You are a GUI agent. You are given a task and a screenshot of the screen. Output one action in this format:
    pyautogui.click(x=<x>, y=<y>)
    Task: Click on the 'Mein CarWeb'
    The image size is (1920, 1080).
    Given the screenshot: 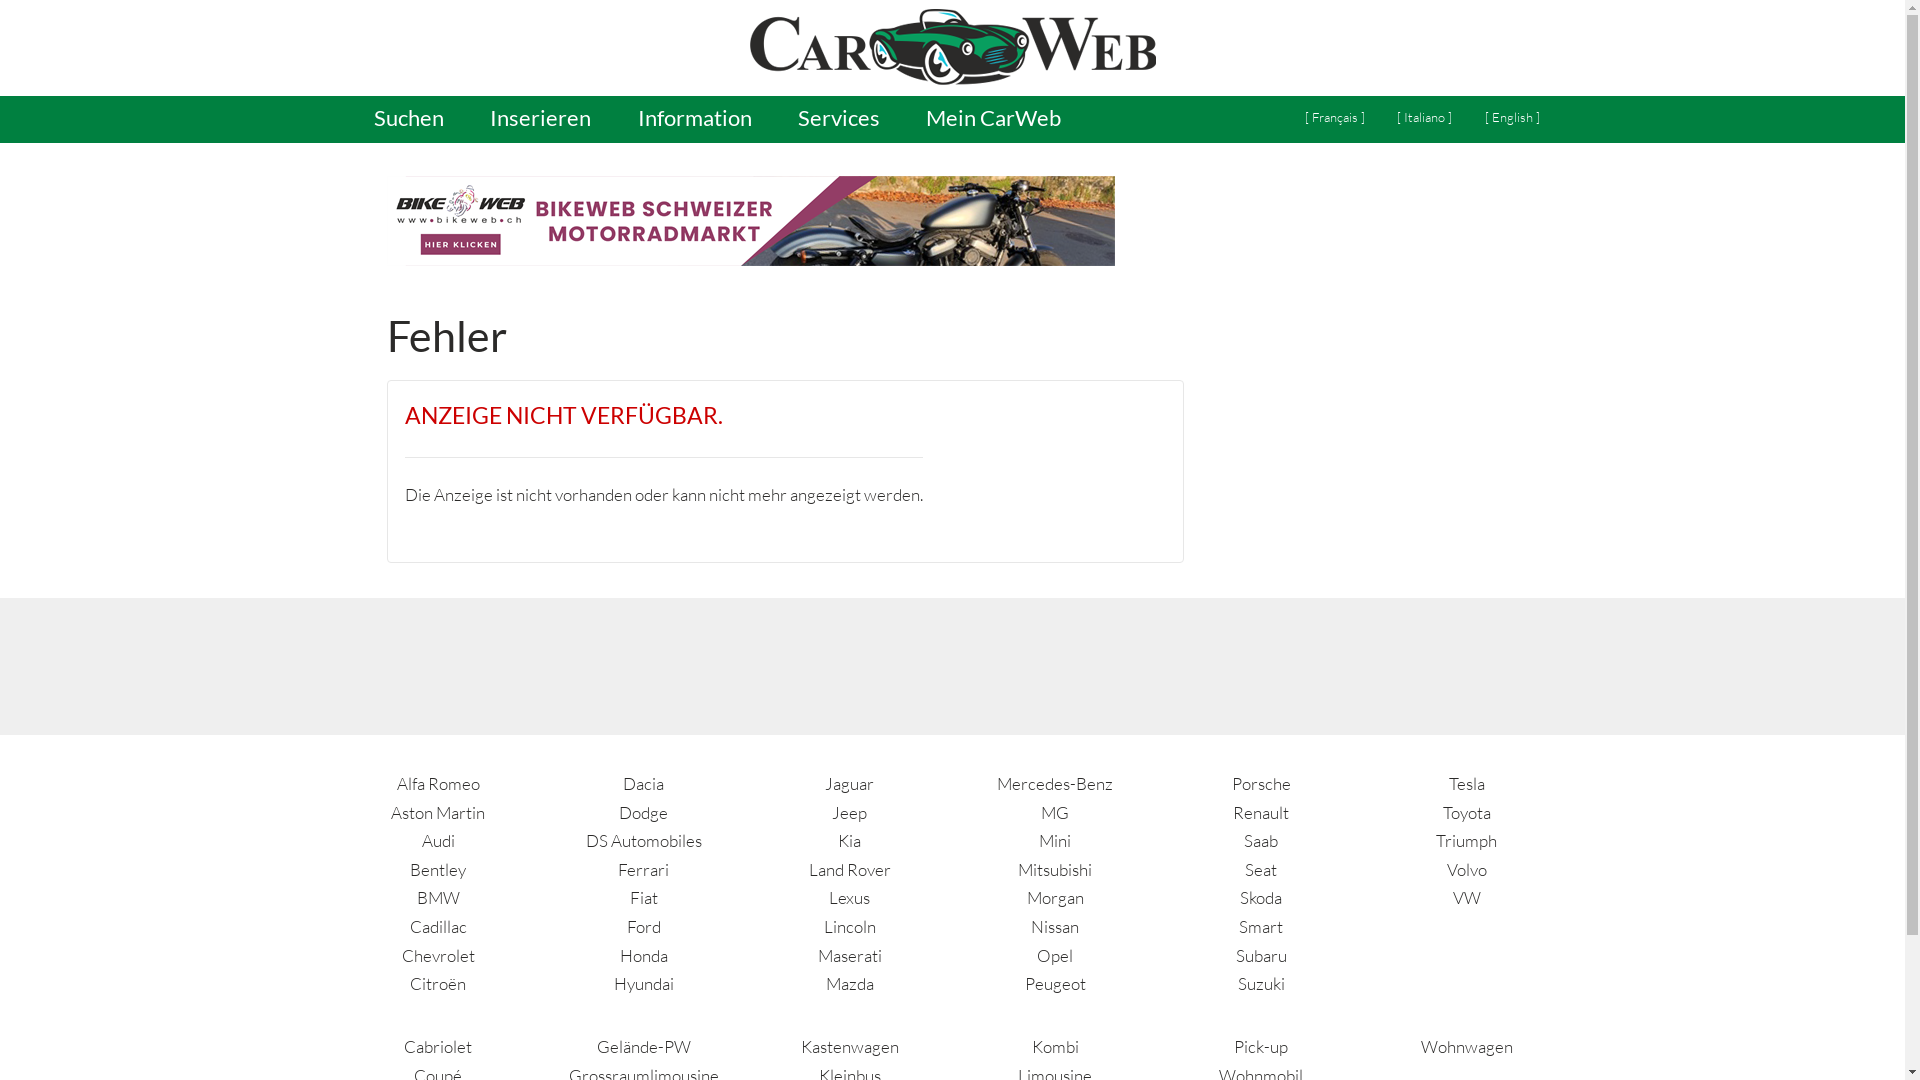 What is the action you would take?
    pyautogui.click(x=904, y=119)
    